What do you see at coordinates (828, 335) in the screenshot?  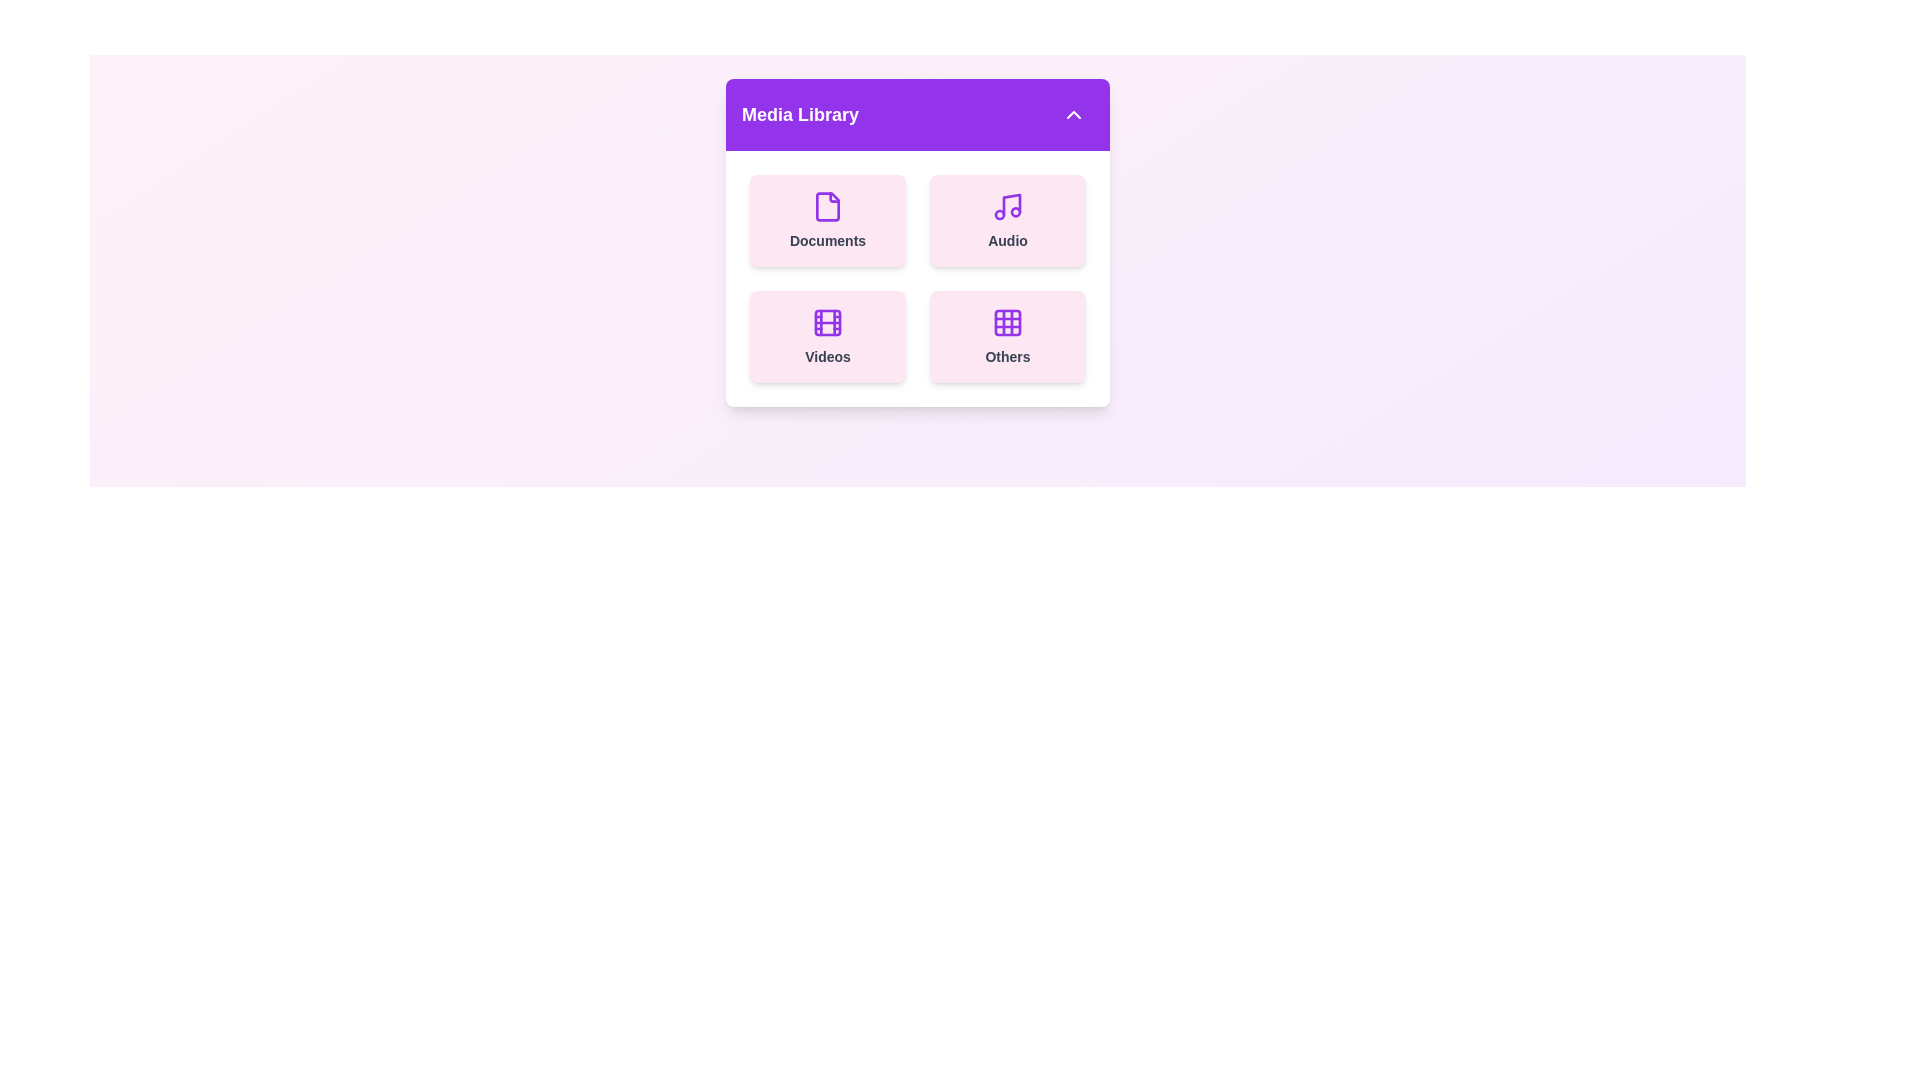 I see `the 'Videos' card in the Media Library menu` at bounding box center [828, 335].